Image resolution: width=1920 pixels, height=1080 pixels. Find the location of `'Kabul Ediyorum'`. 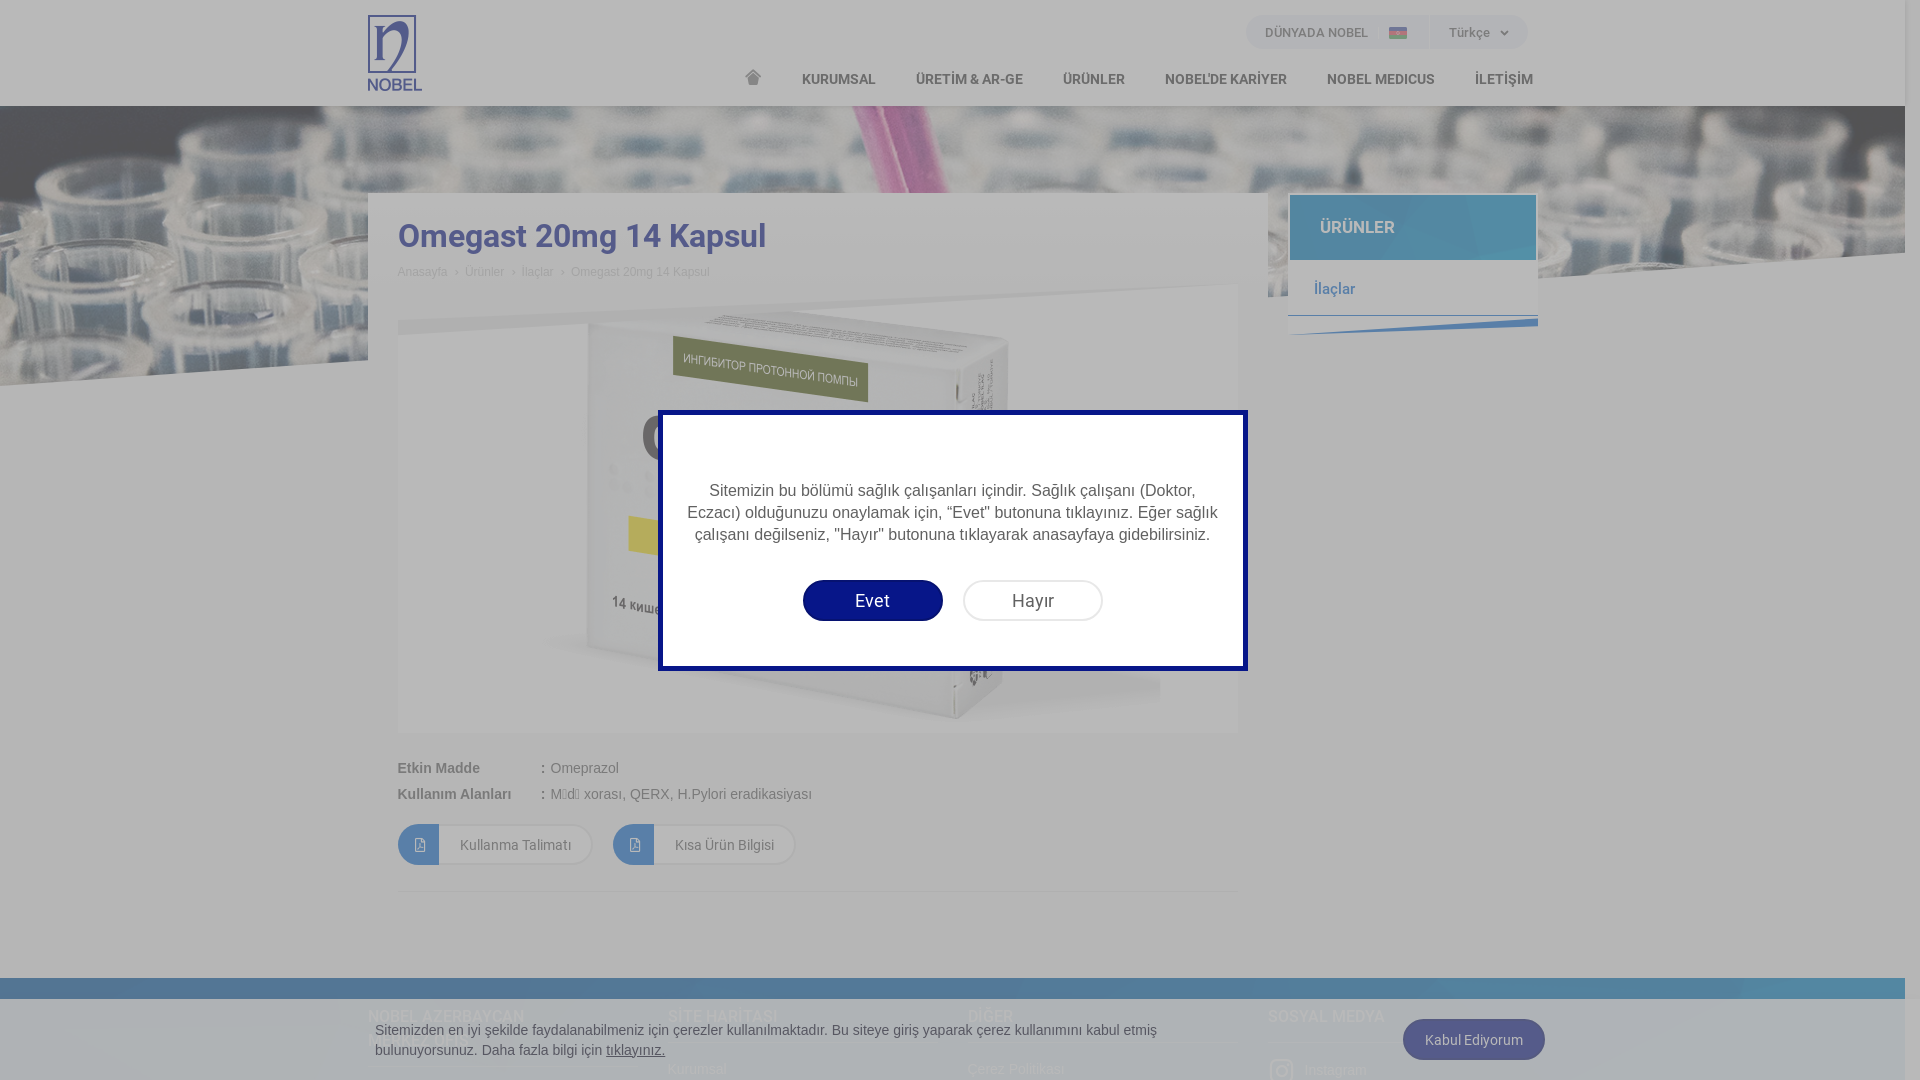

'Kabul Ediyorum' is located at coordinates (1401, 1038).